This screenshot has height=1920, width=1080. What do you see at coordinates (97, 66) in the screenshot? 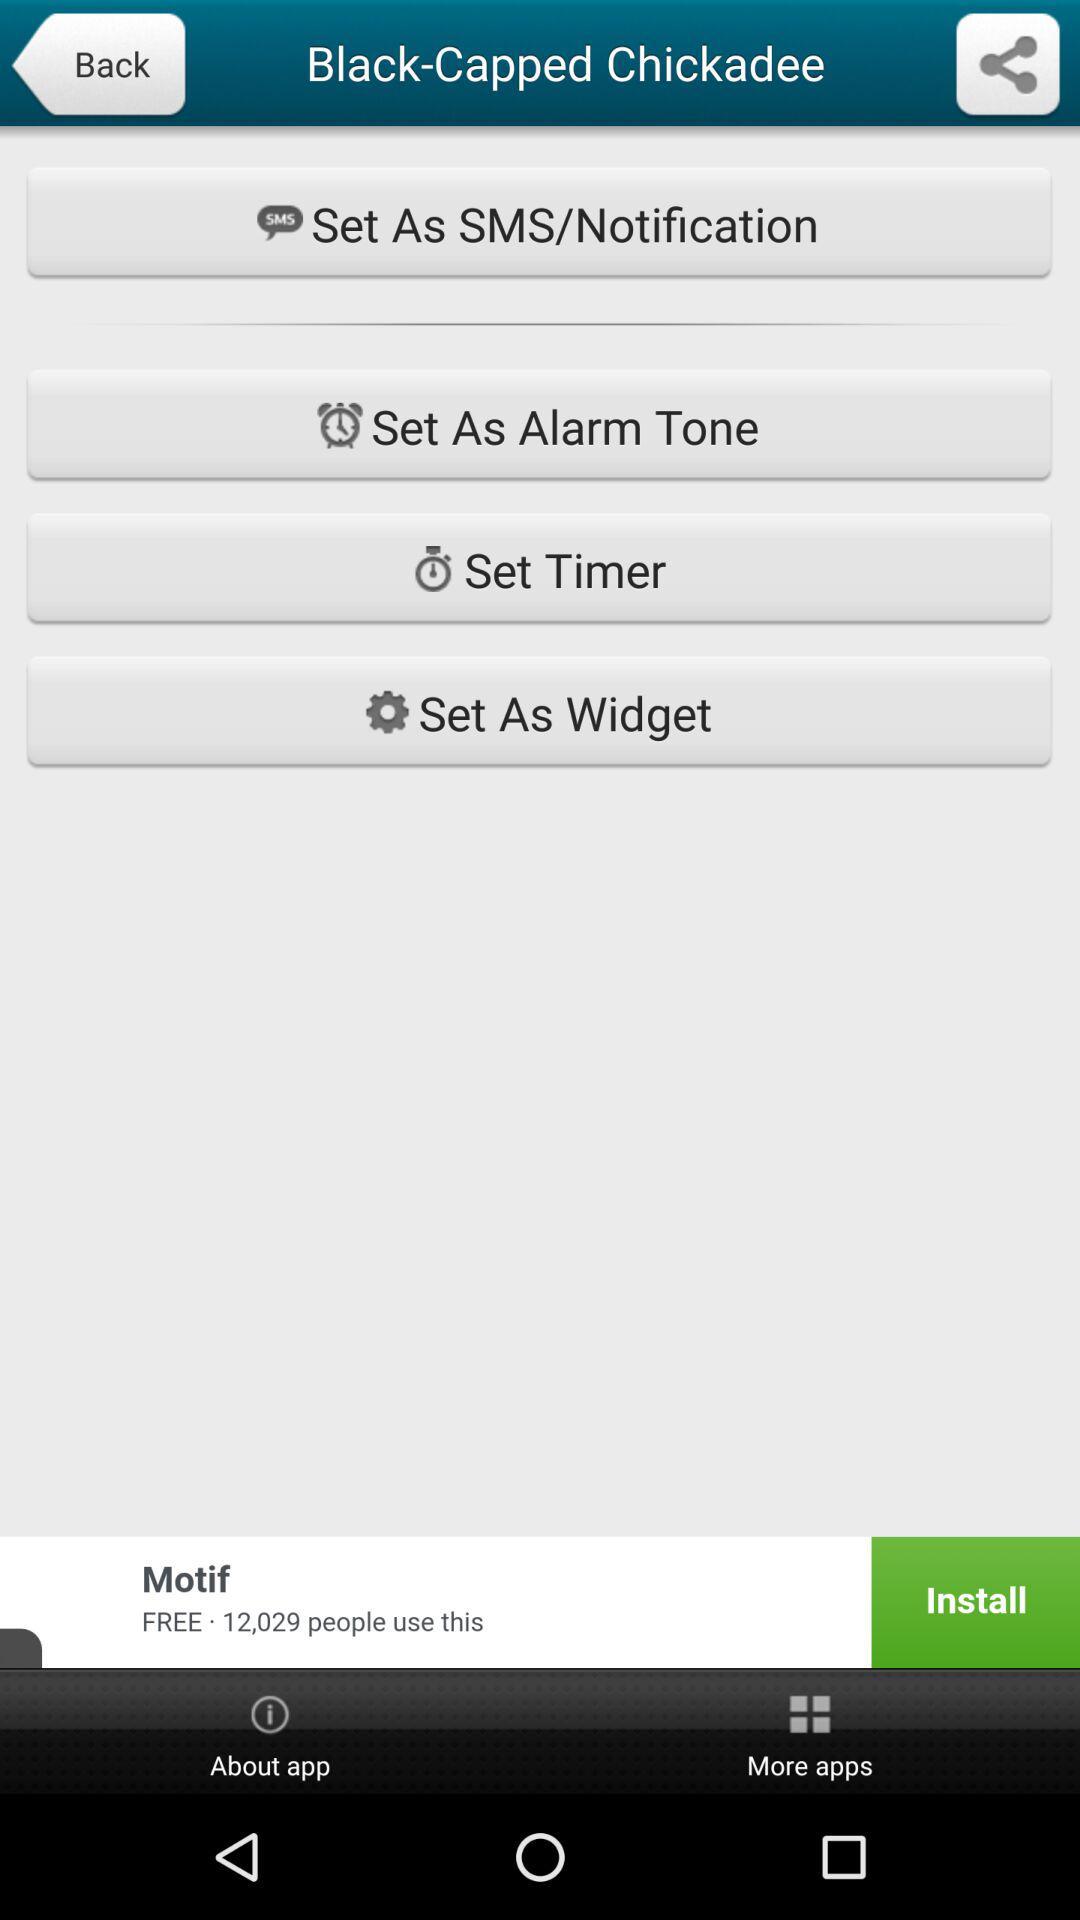
I see `the item to the left of the black-capped chickadee app` at bounding box center [97, 66].